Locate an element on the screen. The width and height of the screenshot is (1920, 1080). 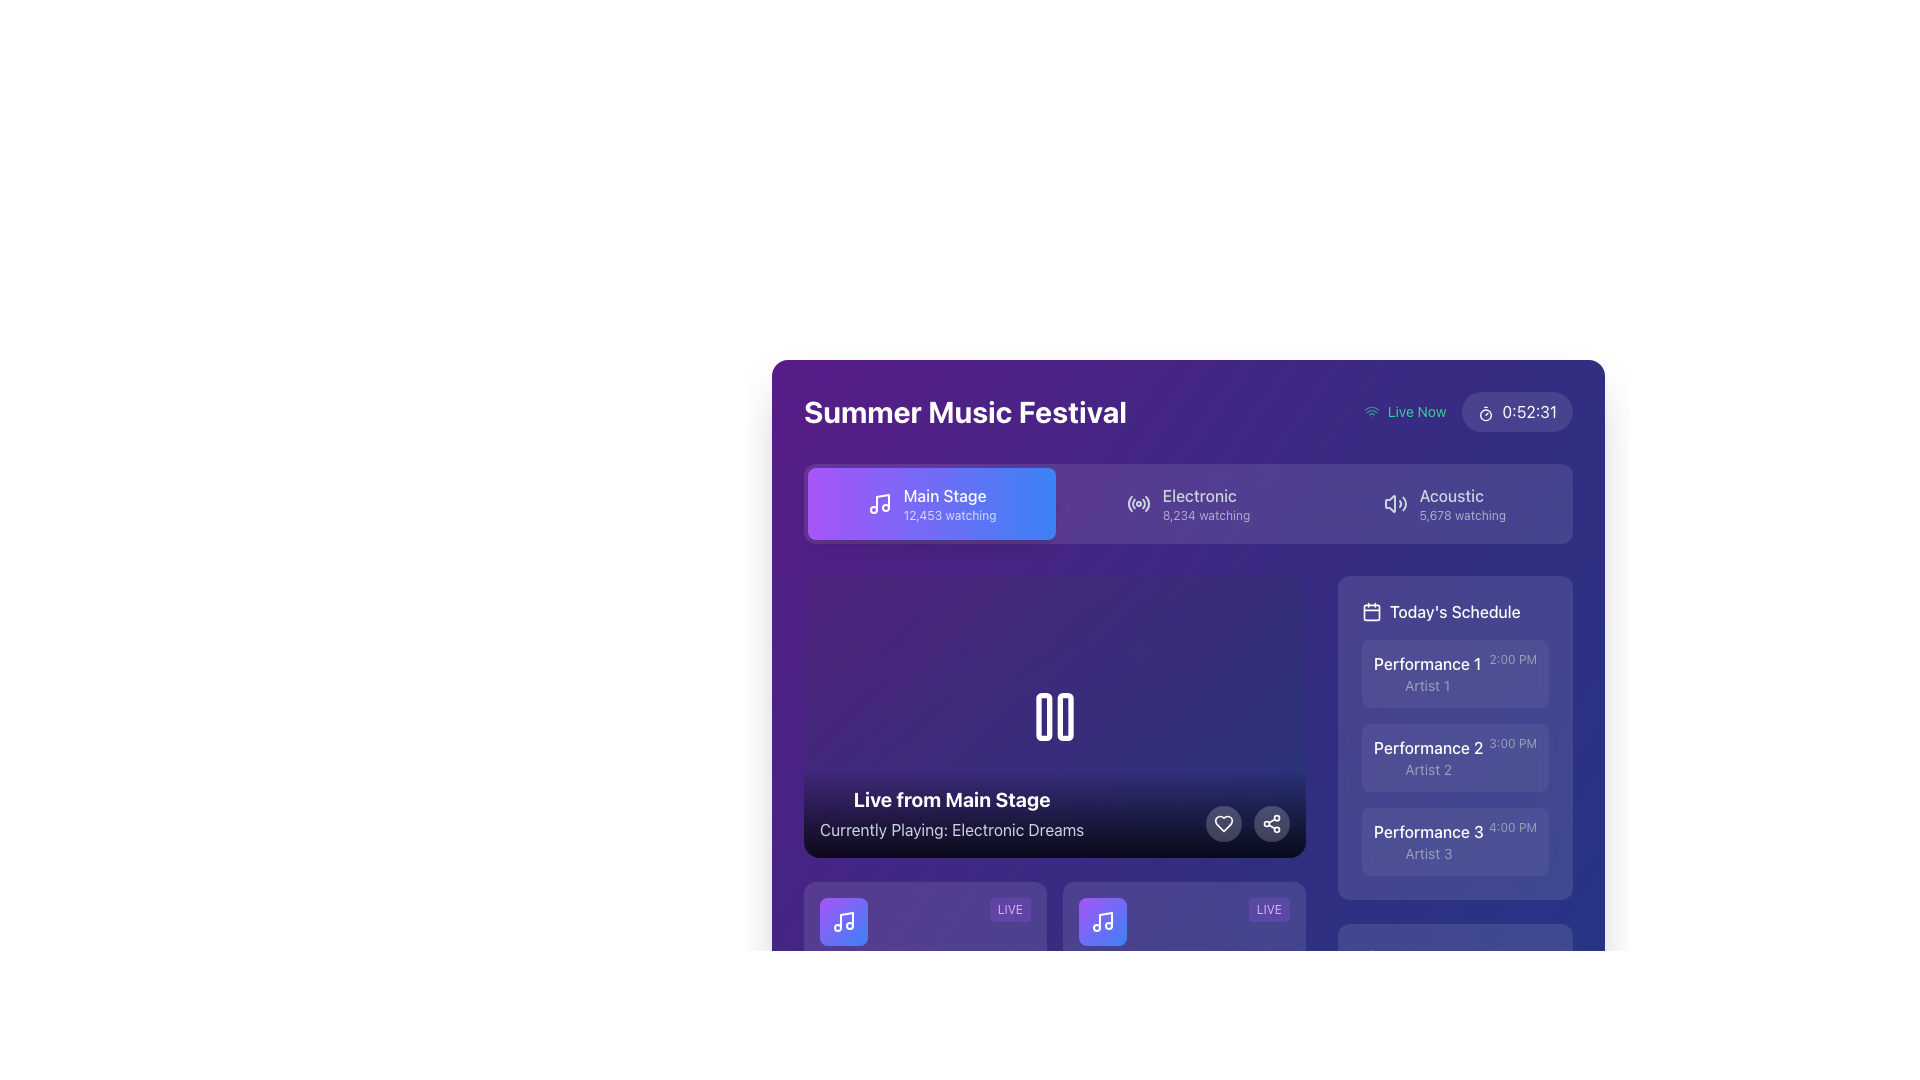
the static text label displaying the currently playing track, located below the 'Live from Main Stage' label in the black semi-transparent box is located at coordinates (951, 830).